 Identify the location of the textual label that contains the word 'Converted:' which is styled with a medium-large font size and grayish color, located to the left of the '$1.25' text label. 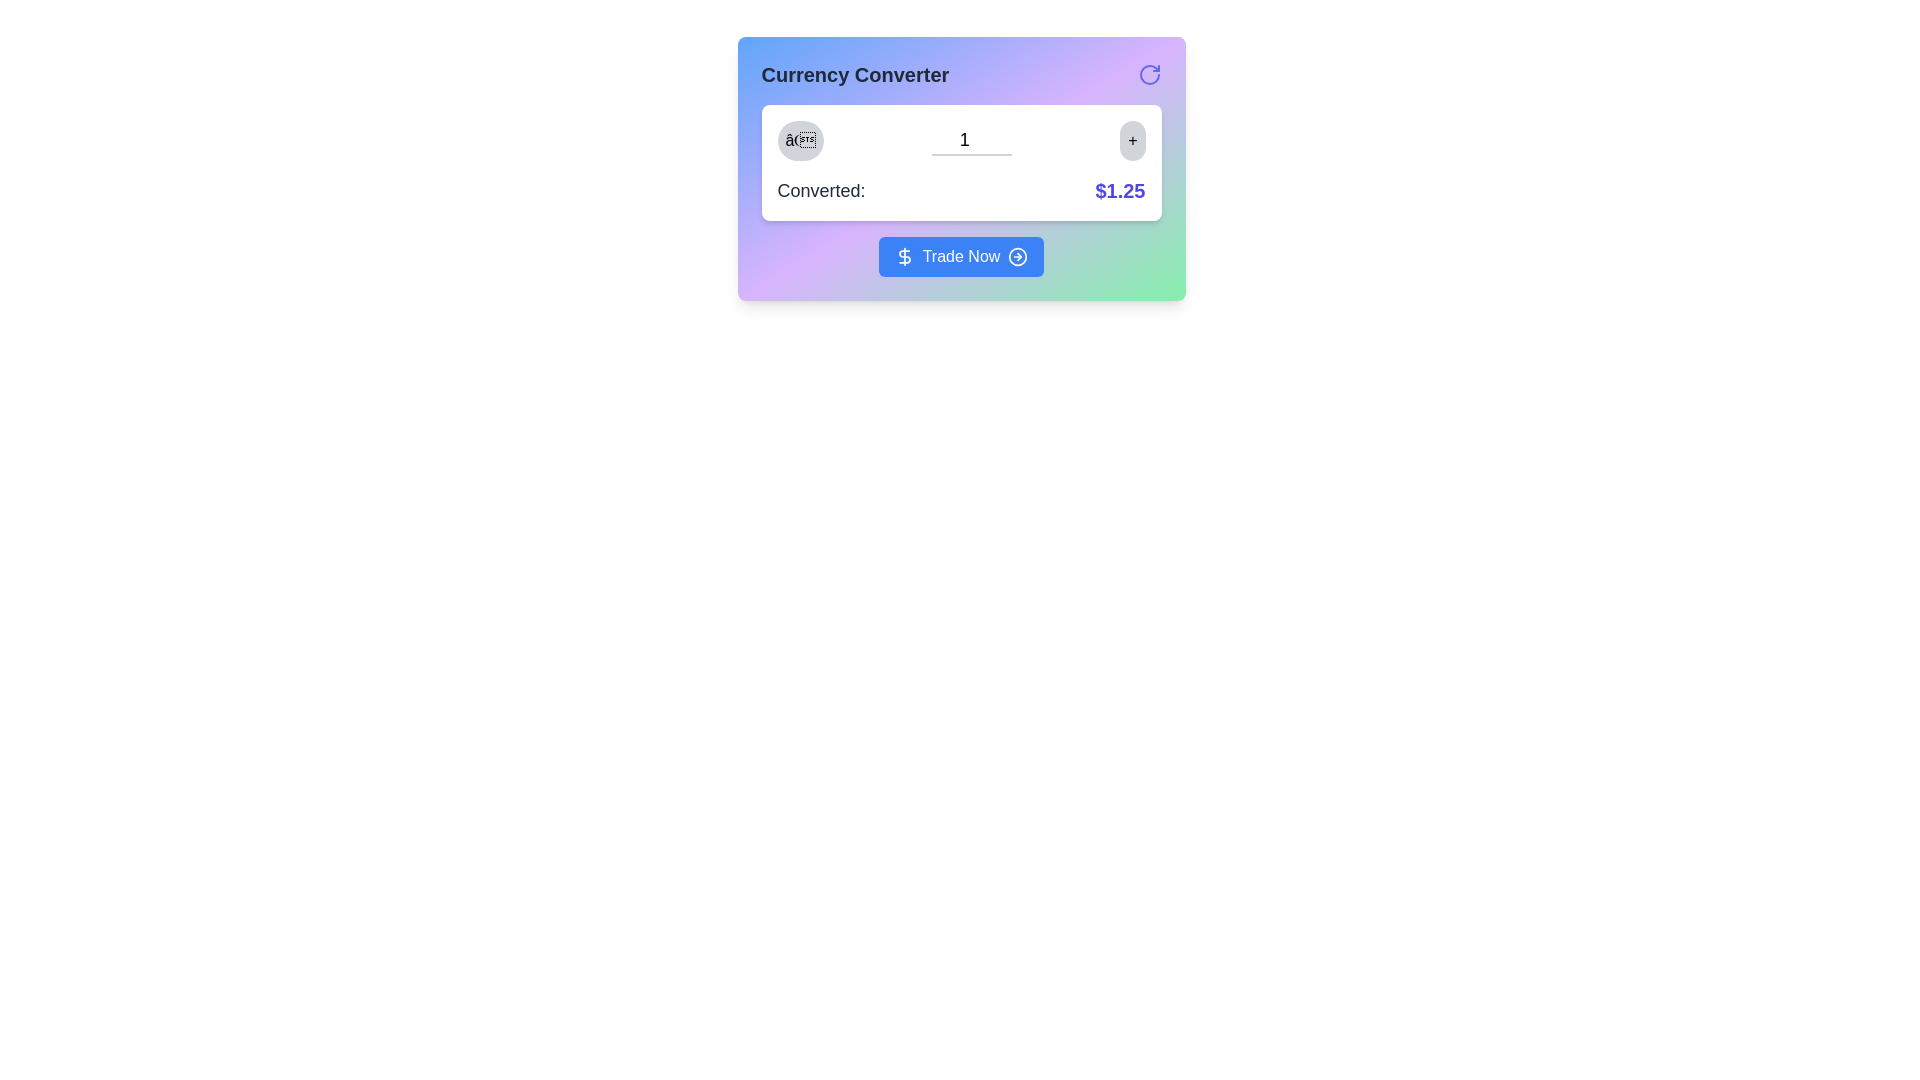
(821, 191).